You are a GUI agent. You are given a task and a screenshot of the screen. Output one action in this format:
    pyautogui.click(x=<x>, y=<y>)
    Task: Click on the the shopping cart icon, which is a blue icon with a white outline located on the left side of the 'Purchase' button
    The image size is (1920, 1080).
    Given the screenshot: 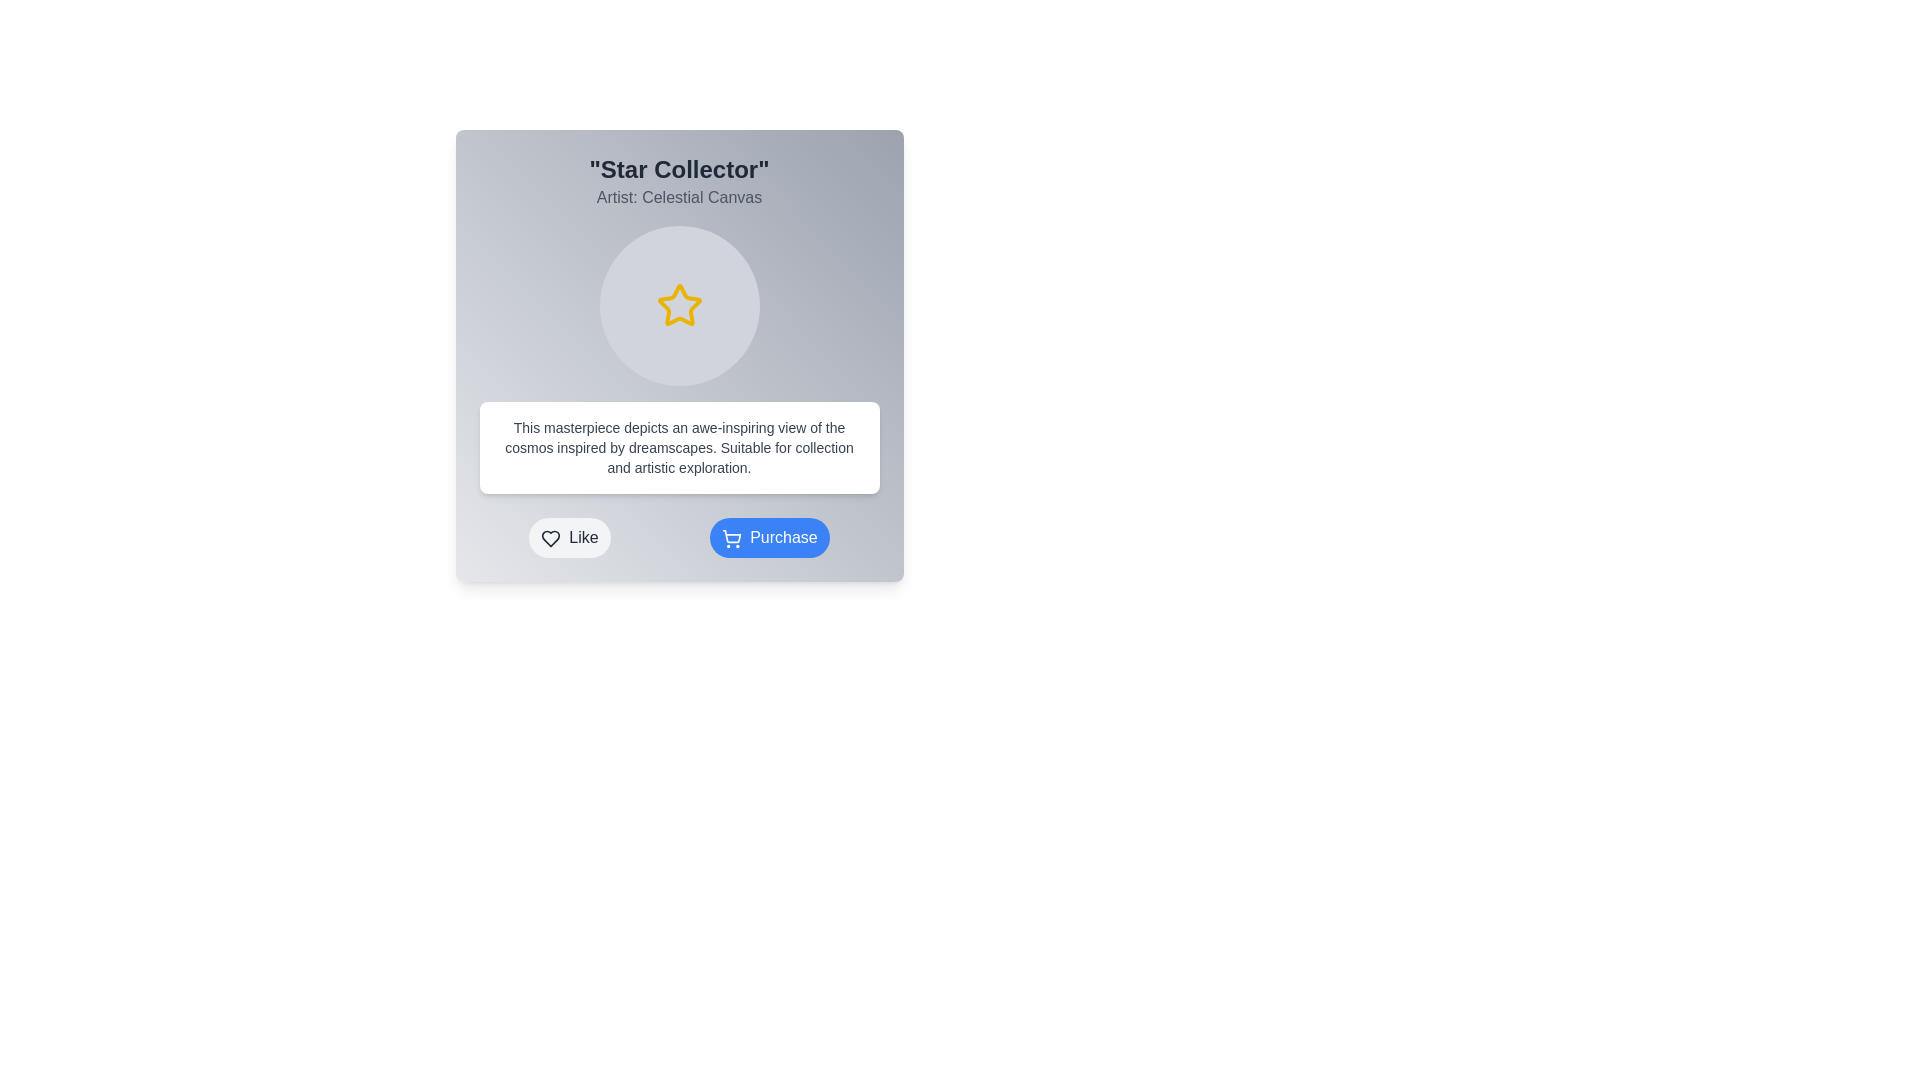 What is the action you would take?
    pyautogui.click(x=731, y=537)
    